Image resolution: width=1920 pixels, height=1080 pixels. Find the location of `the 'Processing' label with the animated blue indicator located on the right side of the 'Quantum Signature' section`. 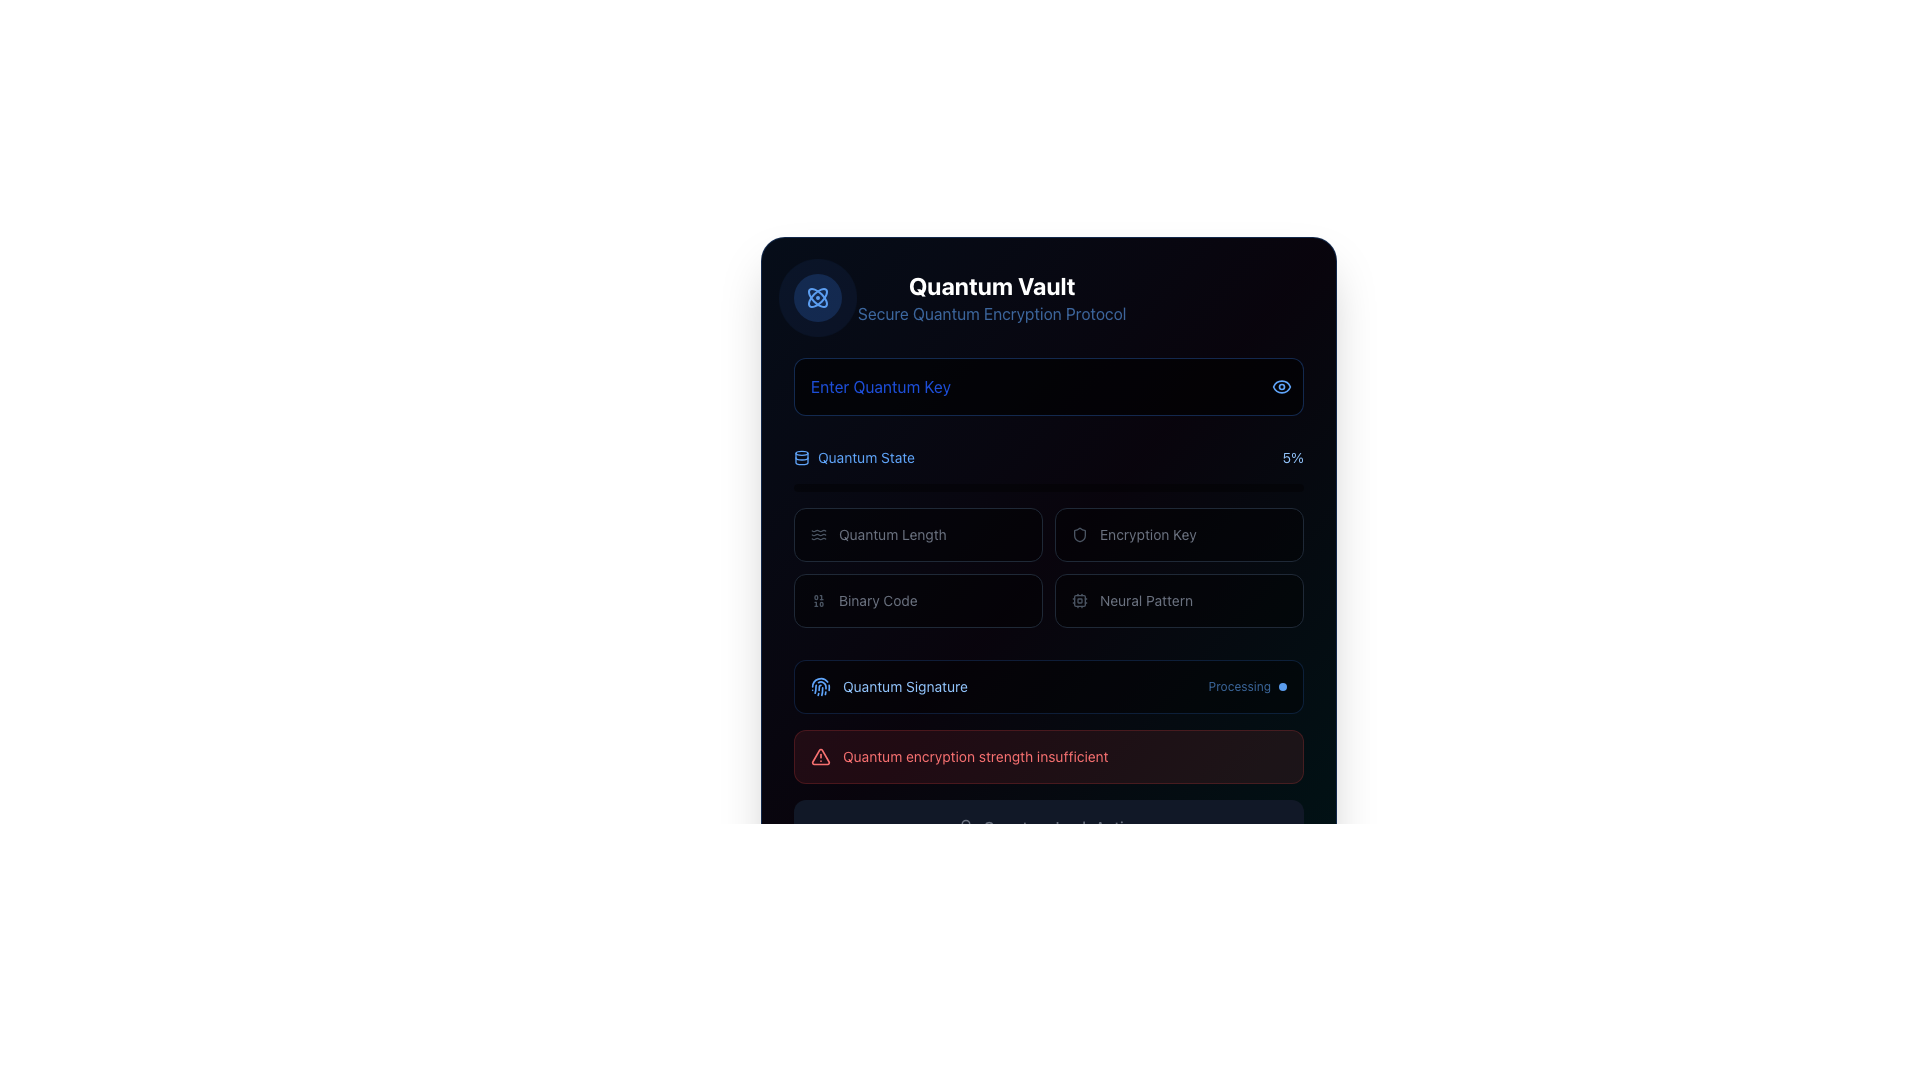

the 'Processing' label with the animated blue indicator located on the right side of the 'Quantum Signature' section is located at coordinates (1246, 685).